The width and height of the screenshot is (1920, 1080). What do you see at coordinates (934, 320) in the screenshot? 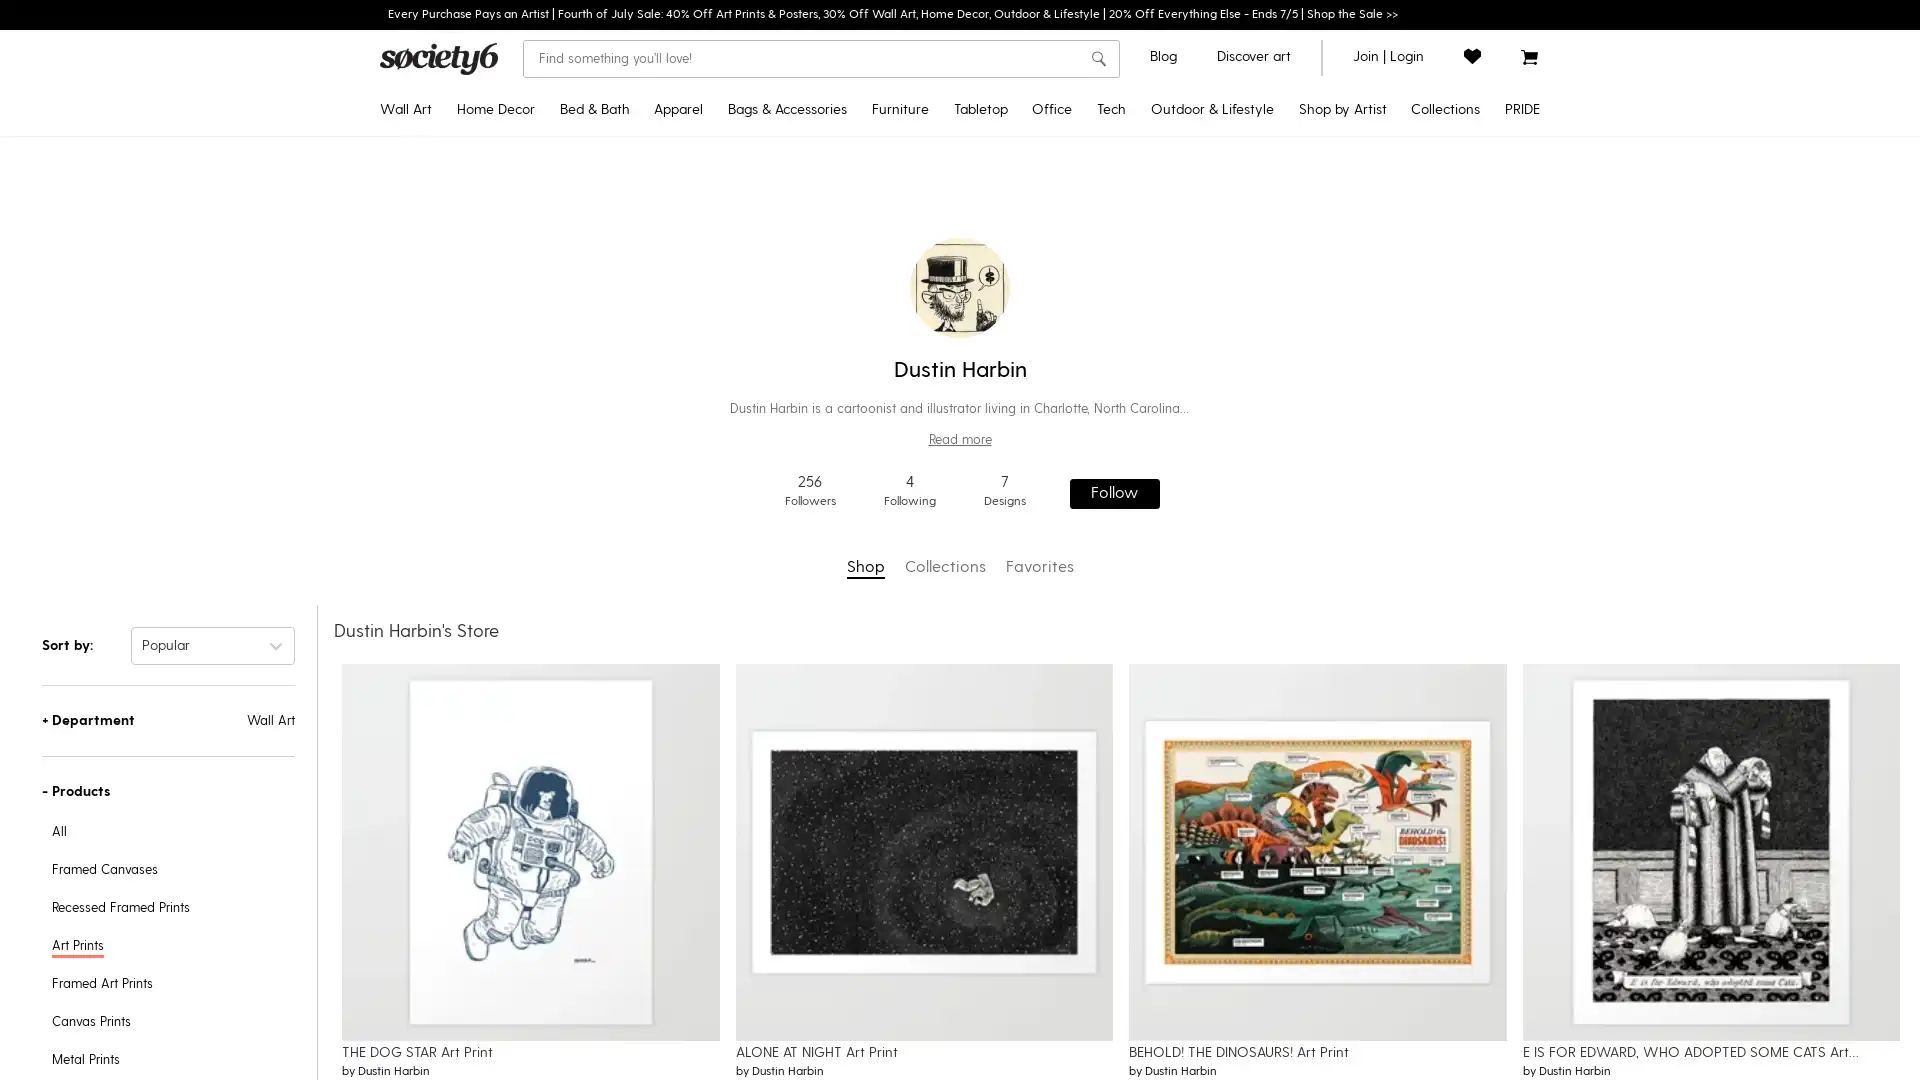
I see `Coffee Tables` at bounding box center [934, 320].